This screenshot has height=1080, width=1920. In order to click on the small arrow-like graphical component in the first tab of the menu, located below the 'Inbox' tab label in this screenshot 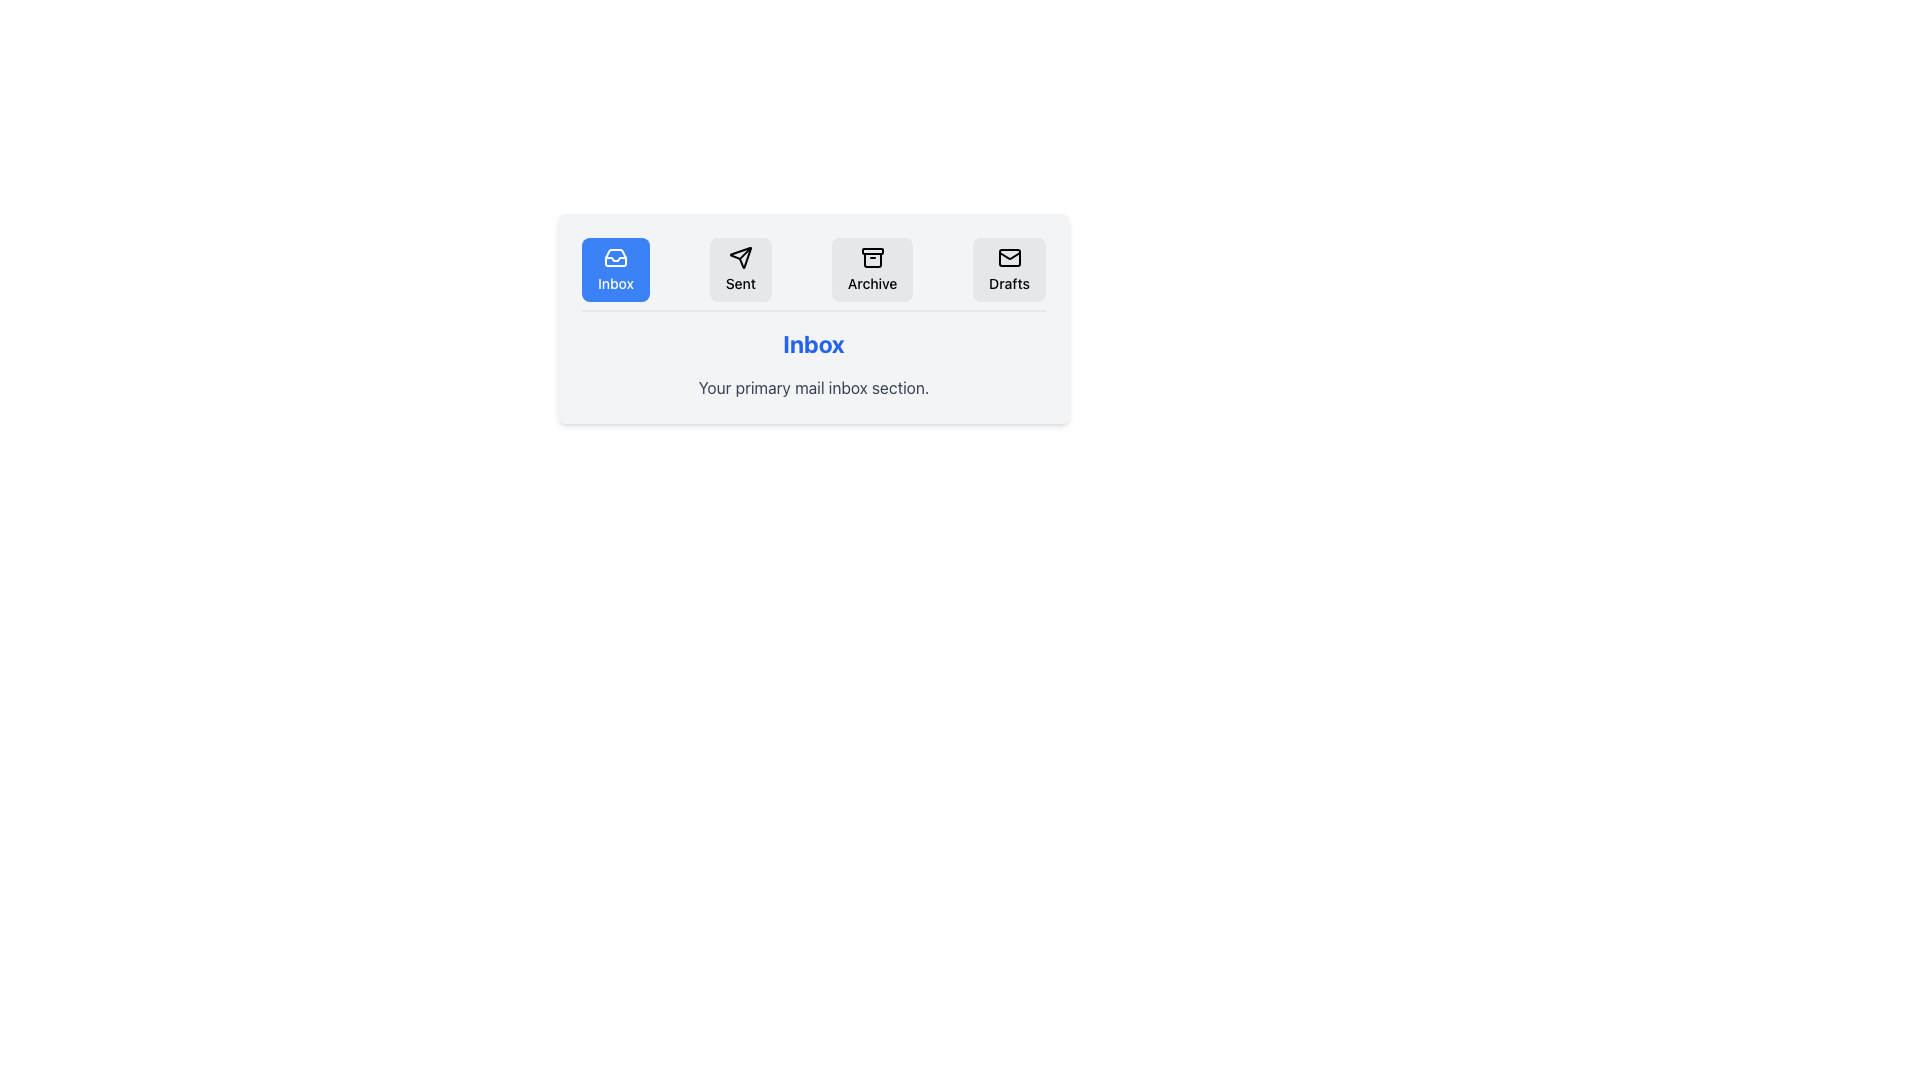, I will do `click(614, 258)`.